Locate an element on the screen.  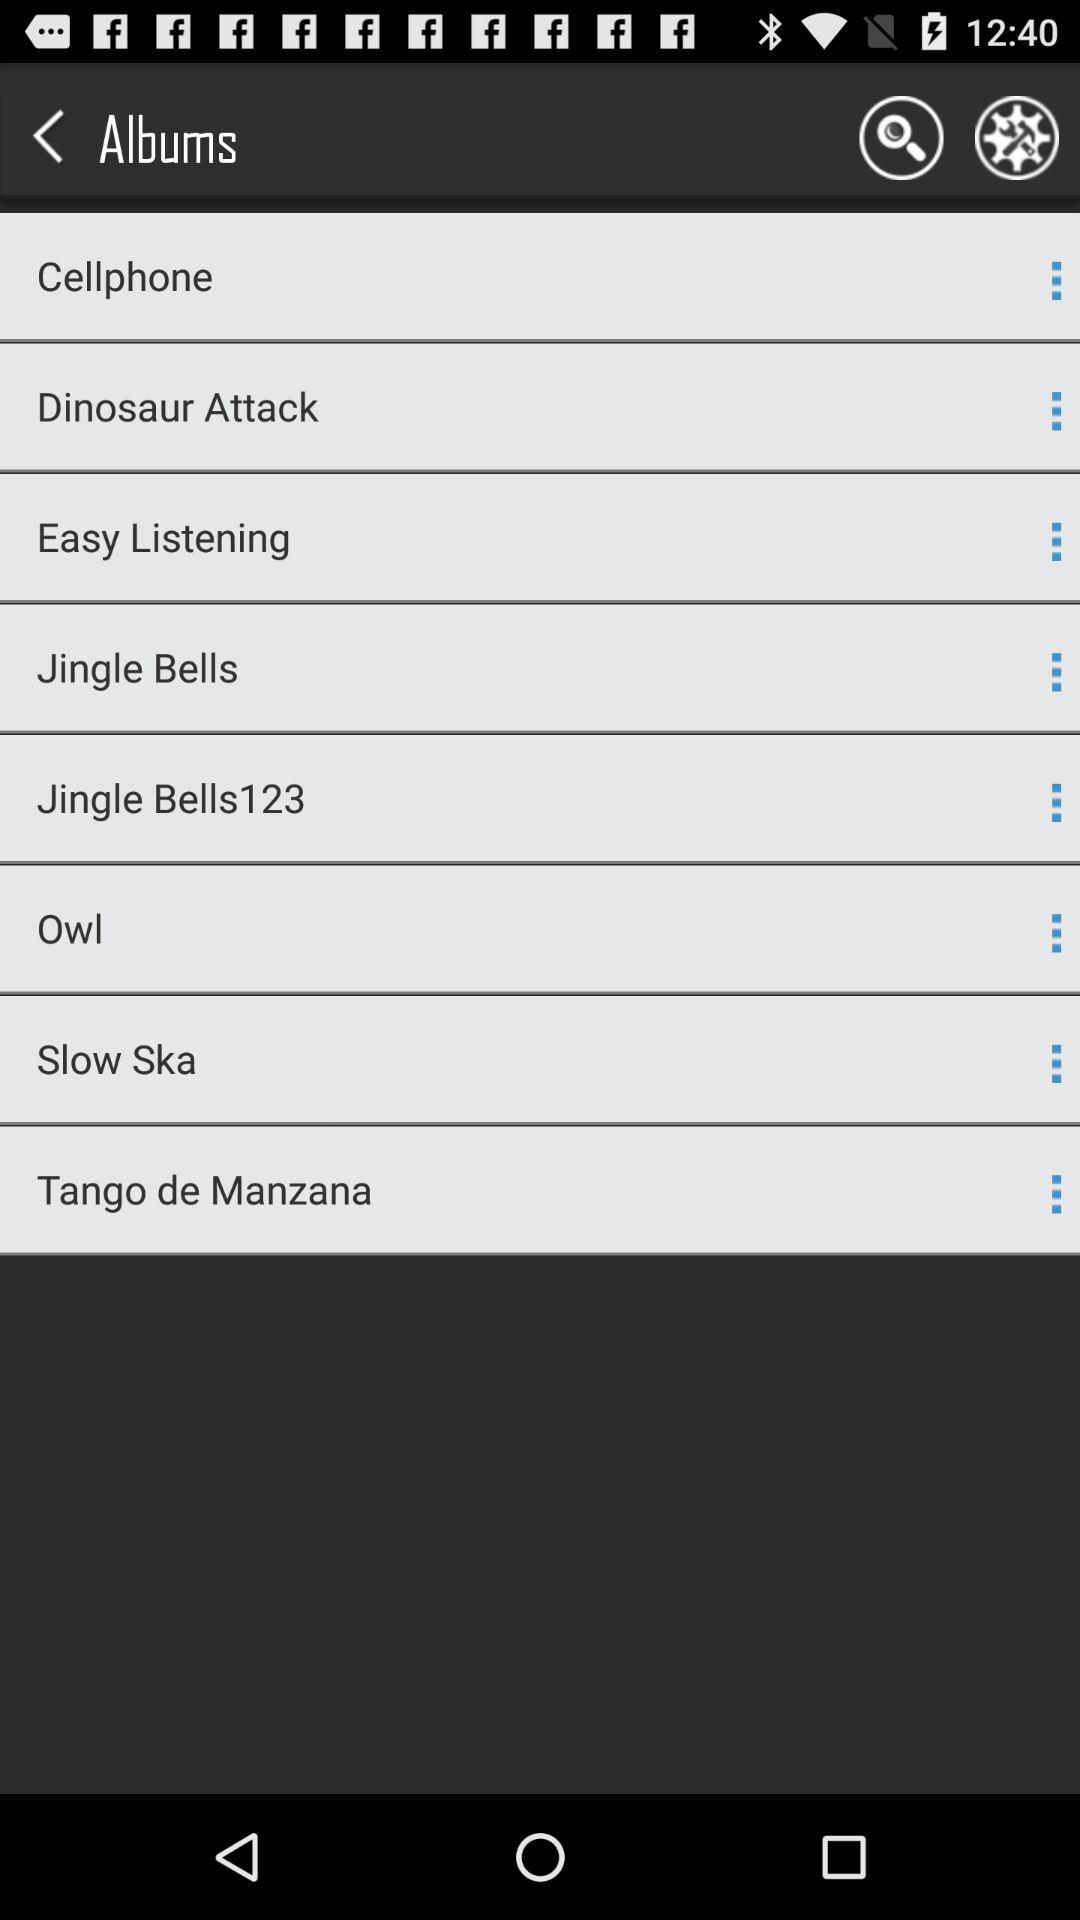
item next to the owl icon is located at coordinates (1055, 932).